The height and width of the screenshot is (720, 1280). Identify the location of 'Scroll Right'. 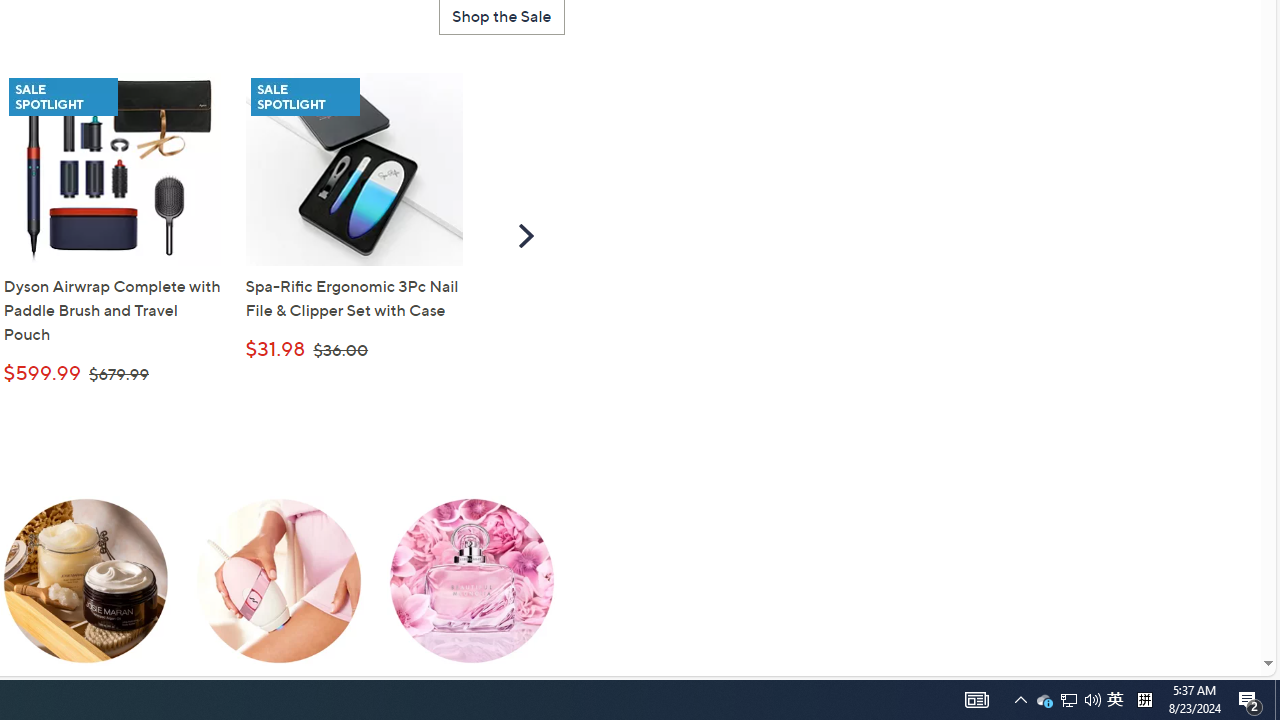
(526, 234).